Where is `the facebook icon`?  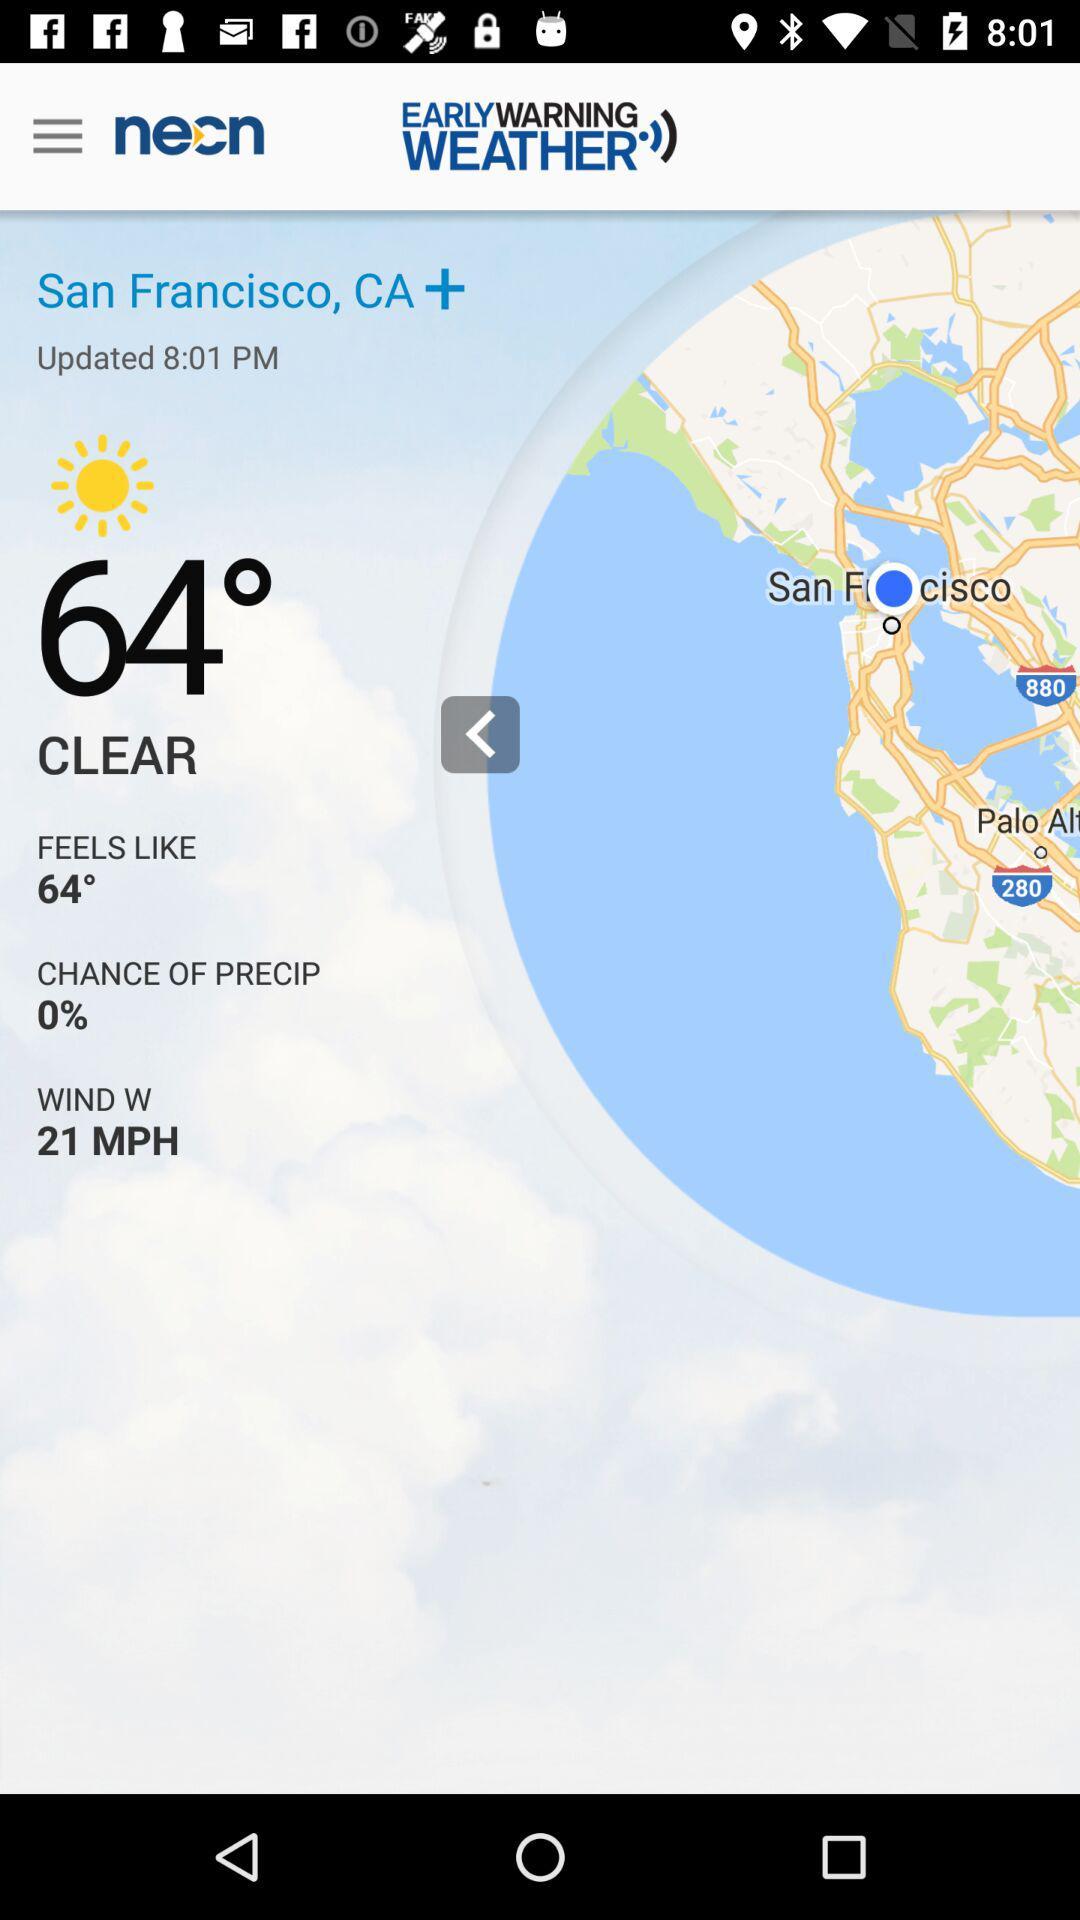 the facebook icon is located at coordinates (61, 62).